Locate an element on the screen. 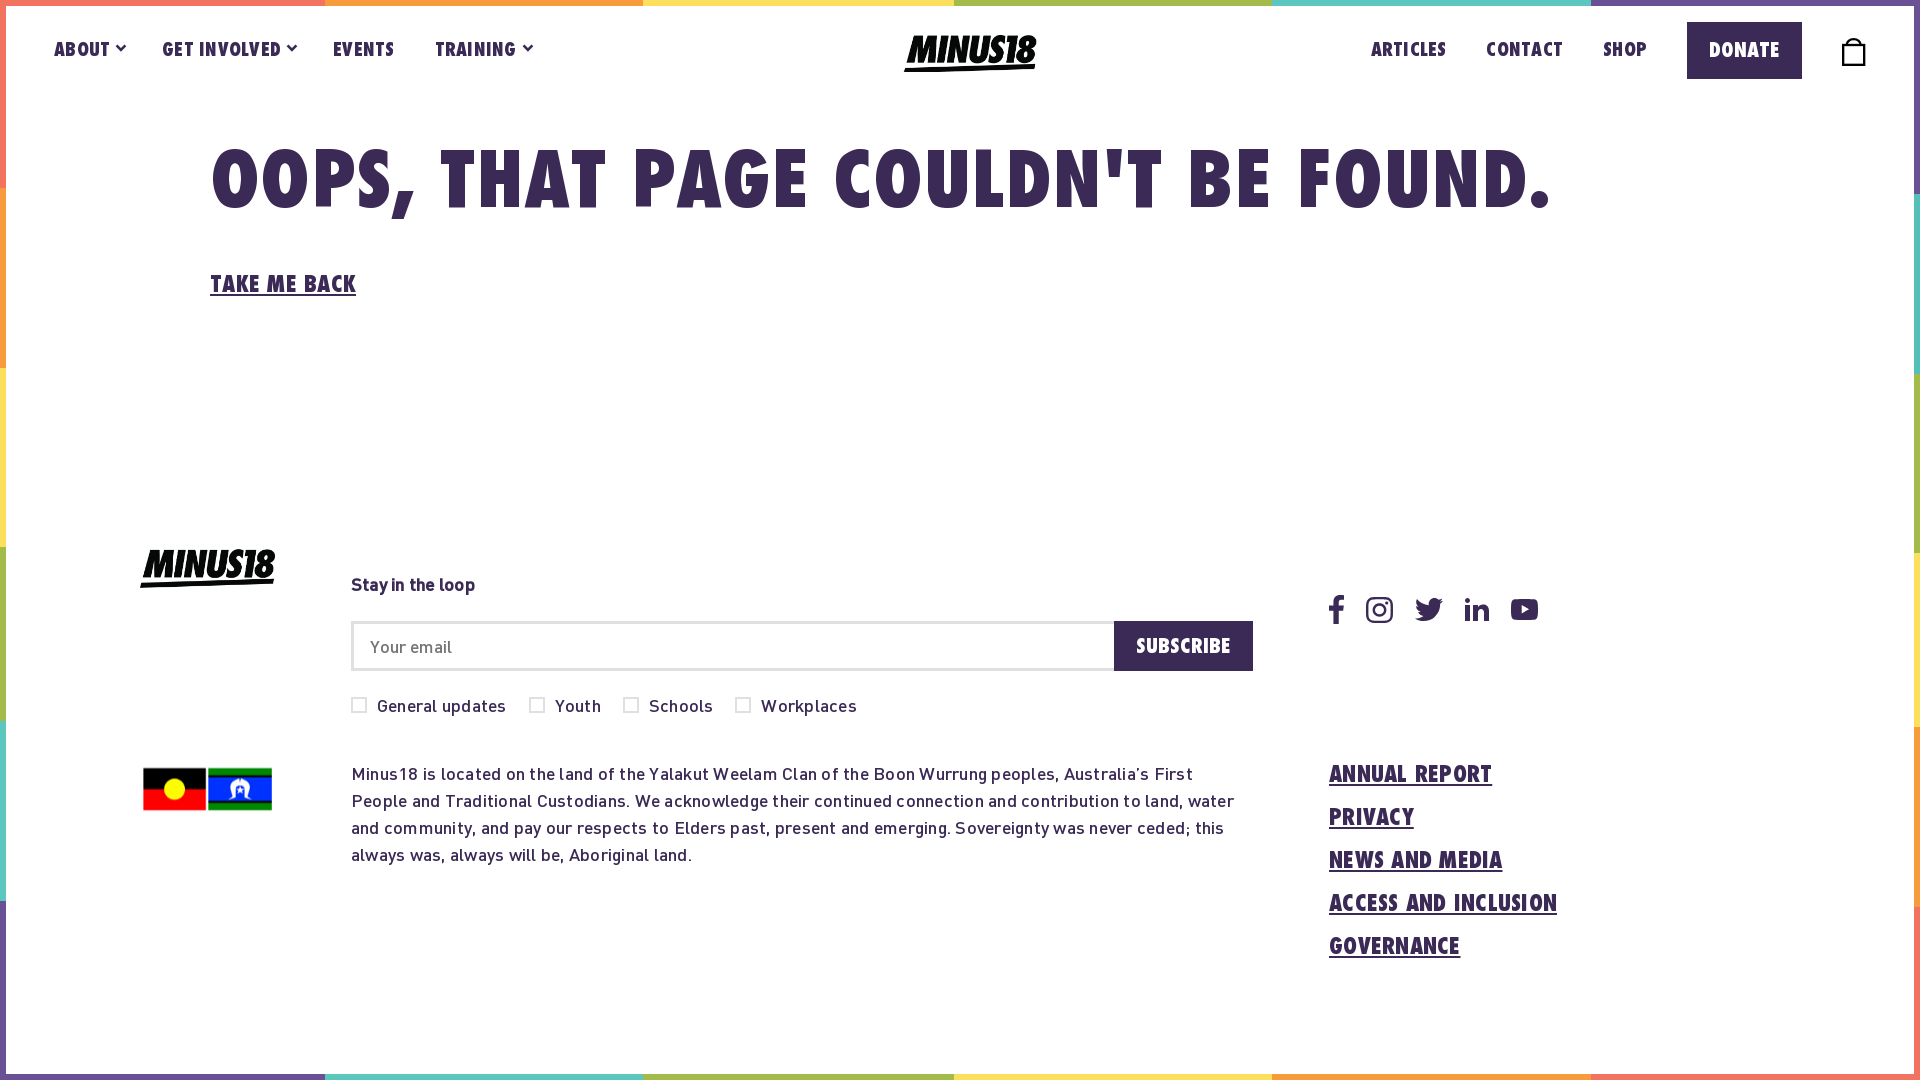 This screenshot has height=1080, width=1920. 'EVENTS' is located at coordinates (364, 49).